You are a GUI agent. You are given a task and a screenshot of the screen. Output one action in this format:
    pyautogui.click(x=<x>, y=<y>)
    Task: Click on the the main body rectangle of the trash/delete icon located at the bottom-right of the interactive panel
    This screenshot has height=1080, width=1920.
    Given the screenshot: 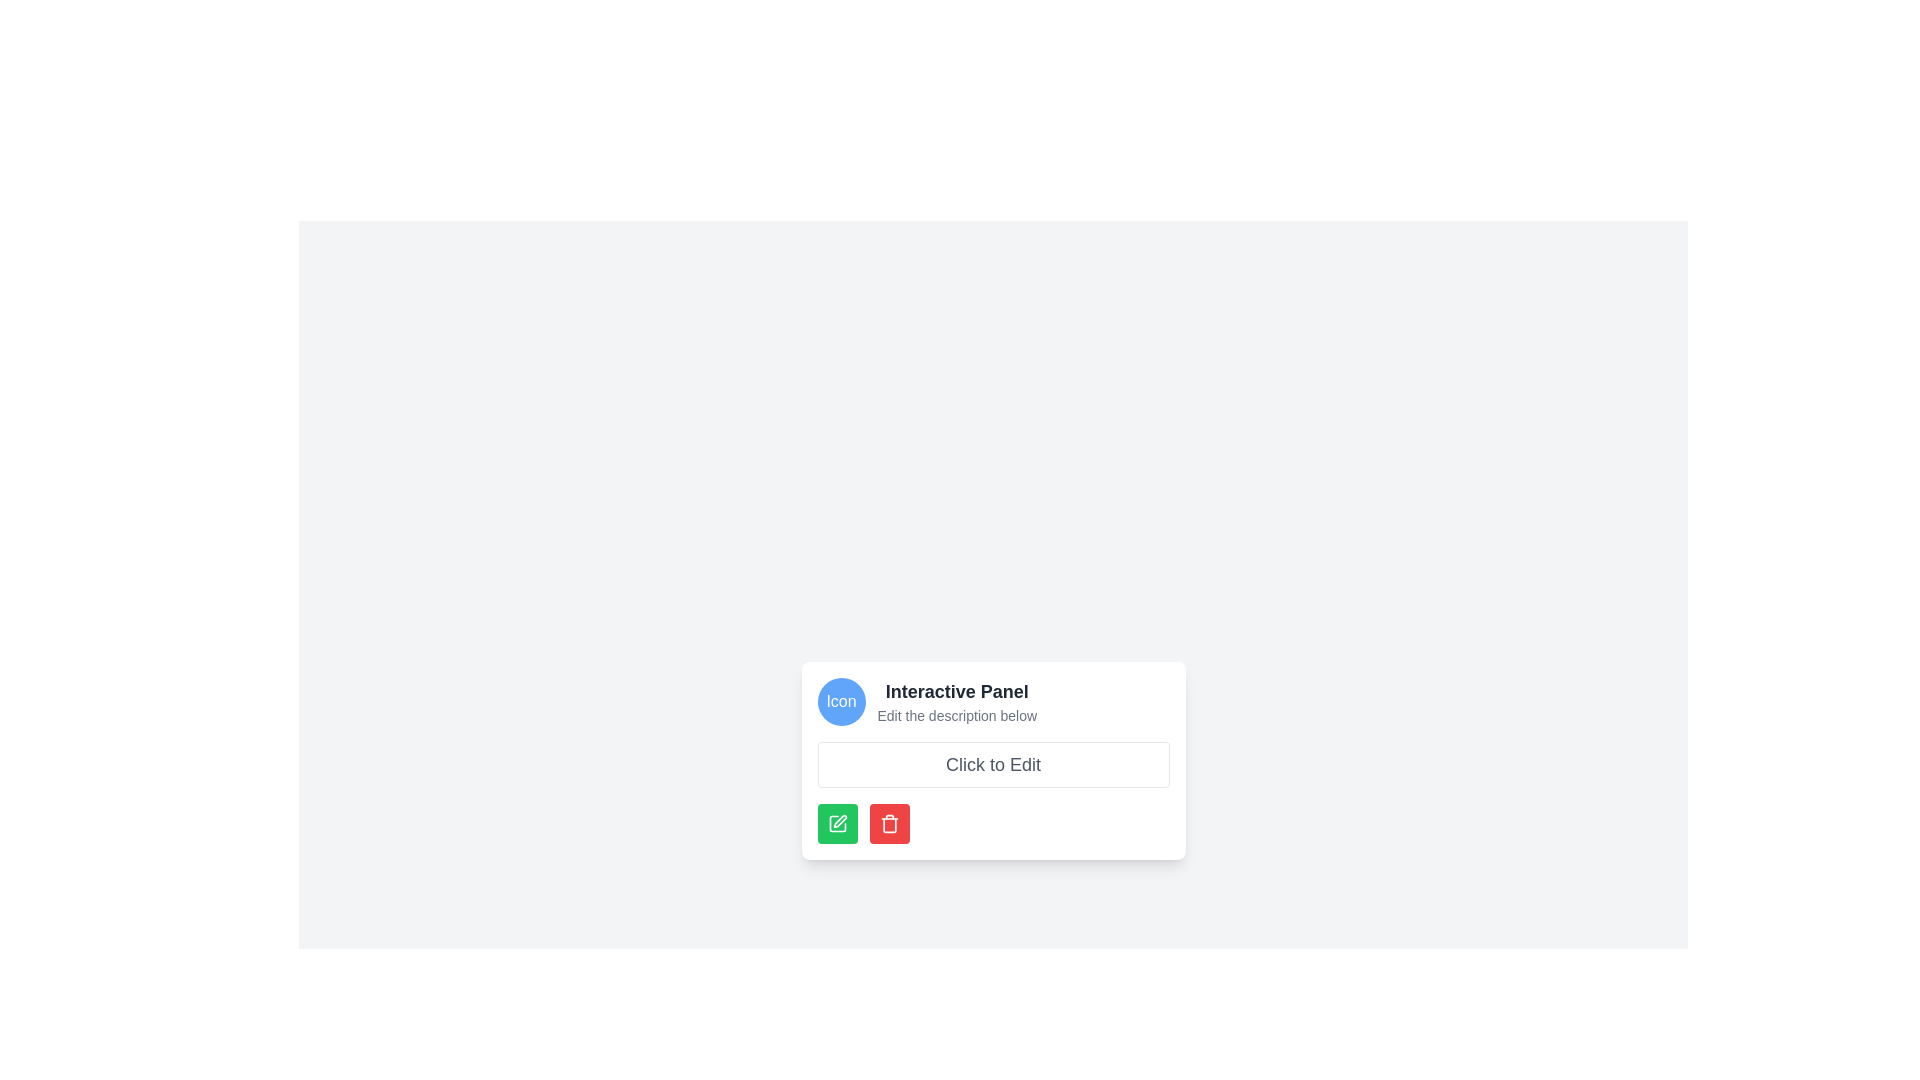 What is the action you would take?
    pyautogui.click(x=888, y=825)
    